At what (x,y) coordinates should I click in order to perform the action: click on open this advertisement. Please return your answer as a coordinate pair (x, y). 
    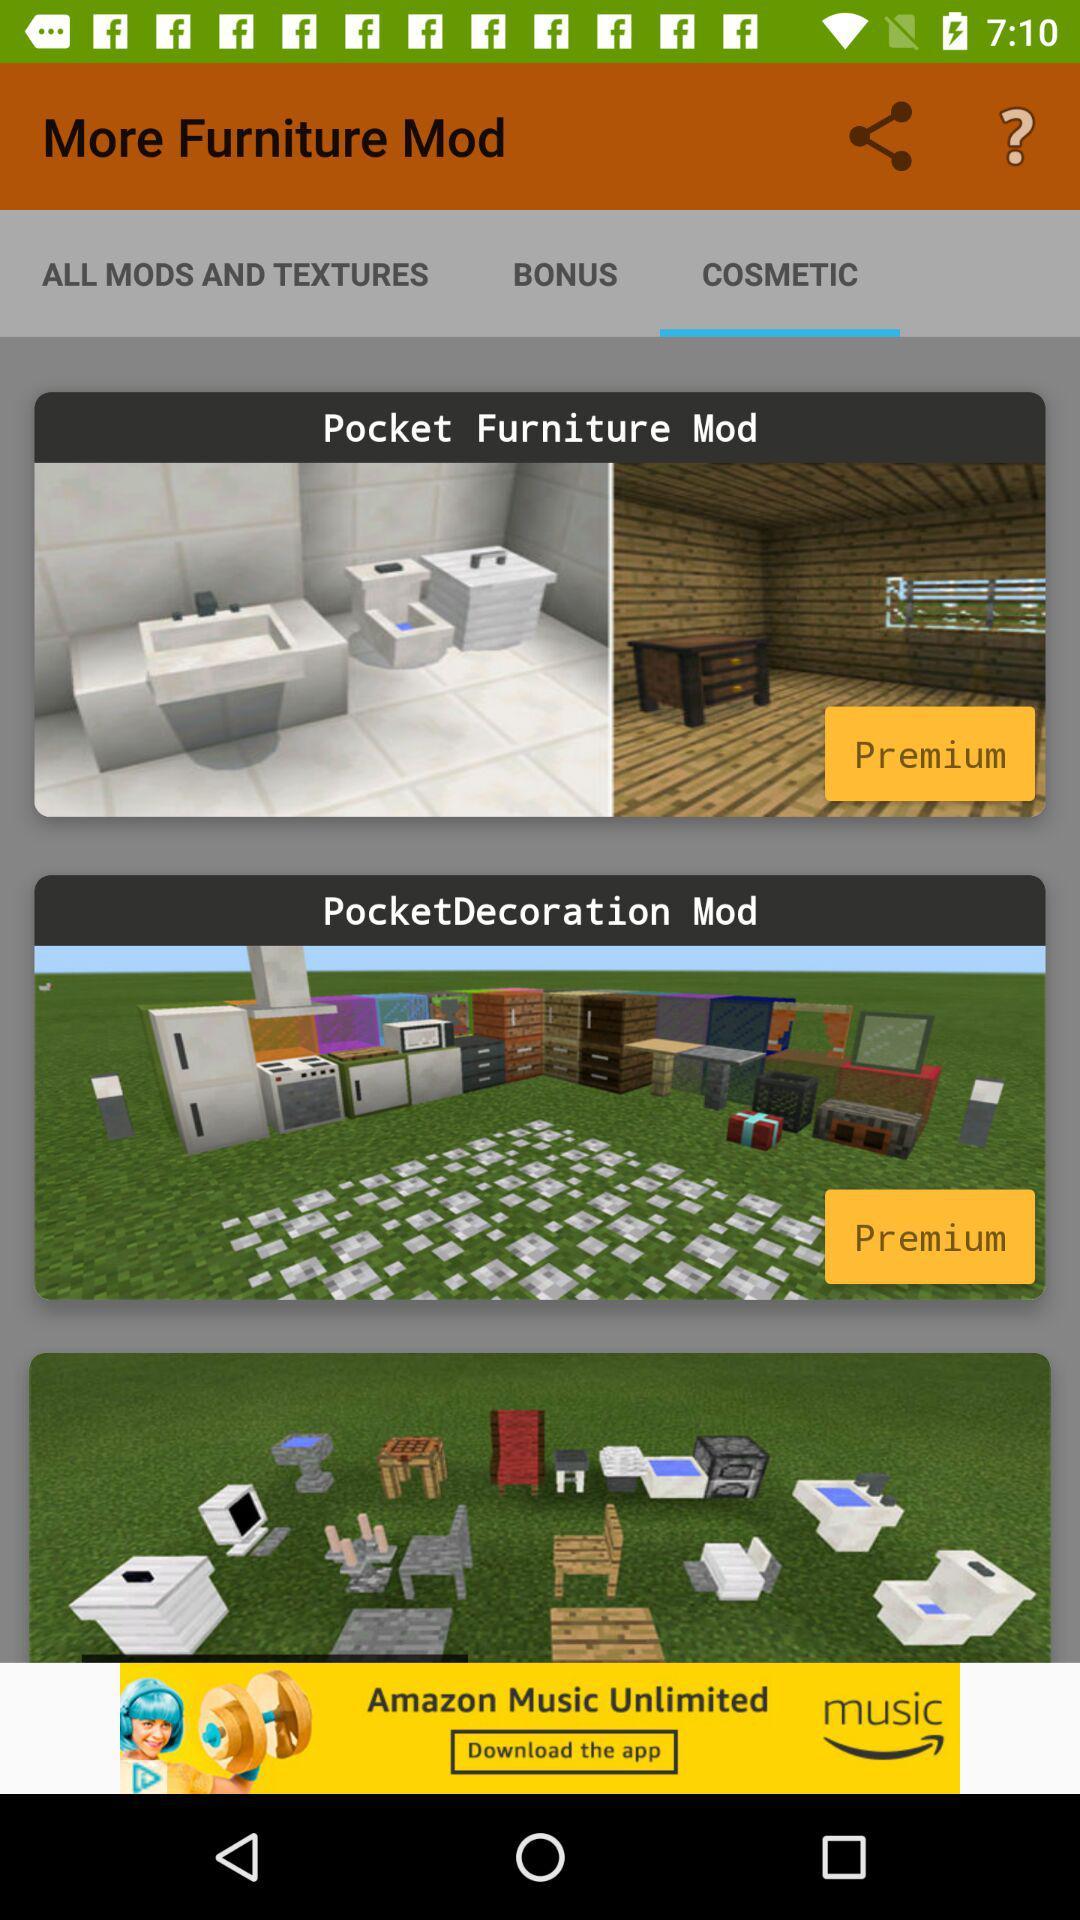
    Looking at the image, I should click on (540, 1507).